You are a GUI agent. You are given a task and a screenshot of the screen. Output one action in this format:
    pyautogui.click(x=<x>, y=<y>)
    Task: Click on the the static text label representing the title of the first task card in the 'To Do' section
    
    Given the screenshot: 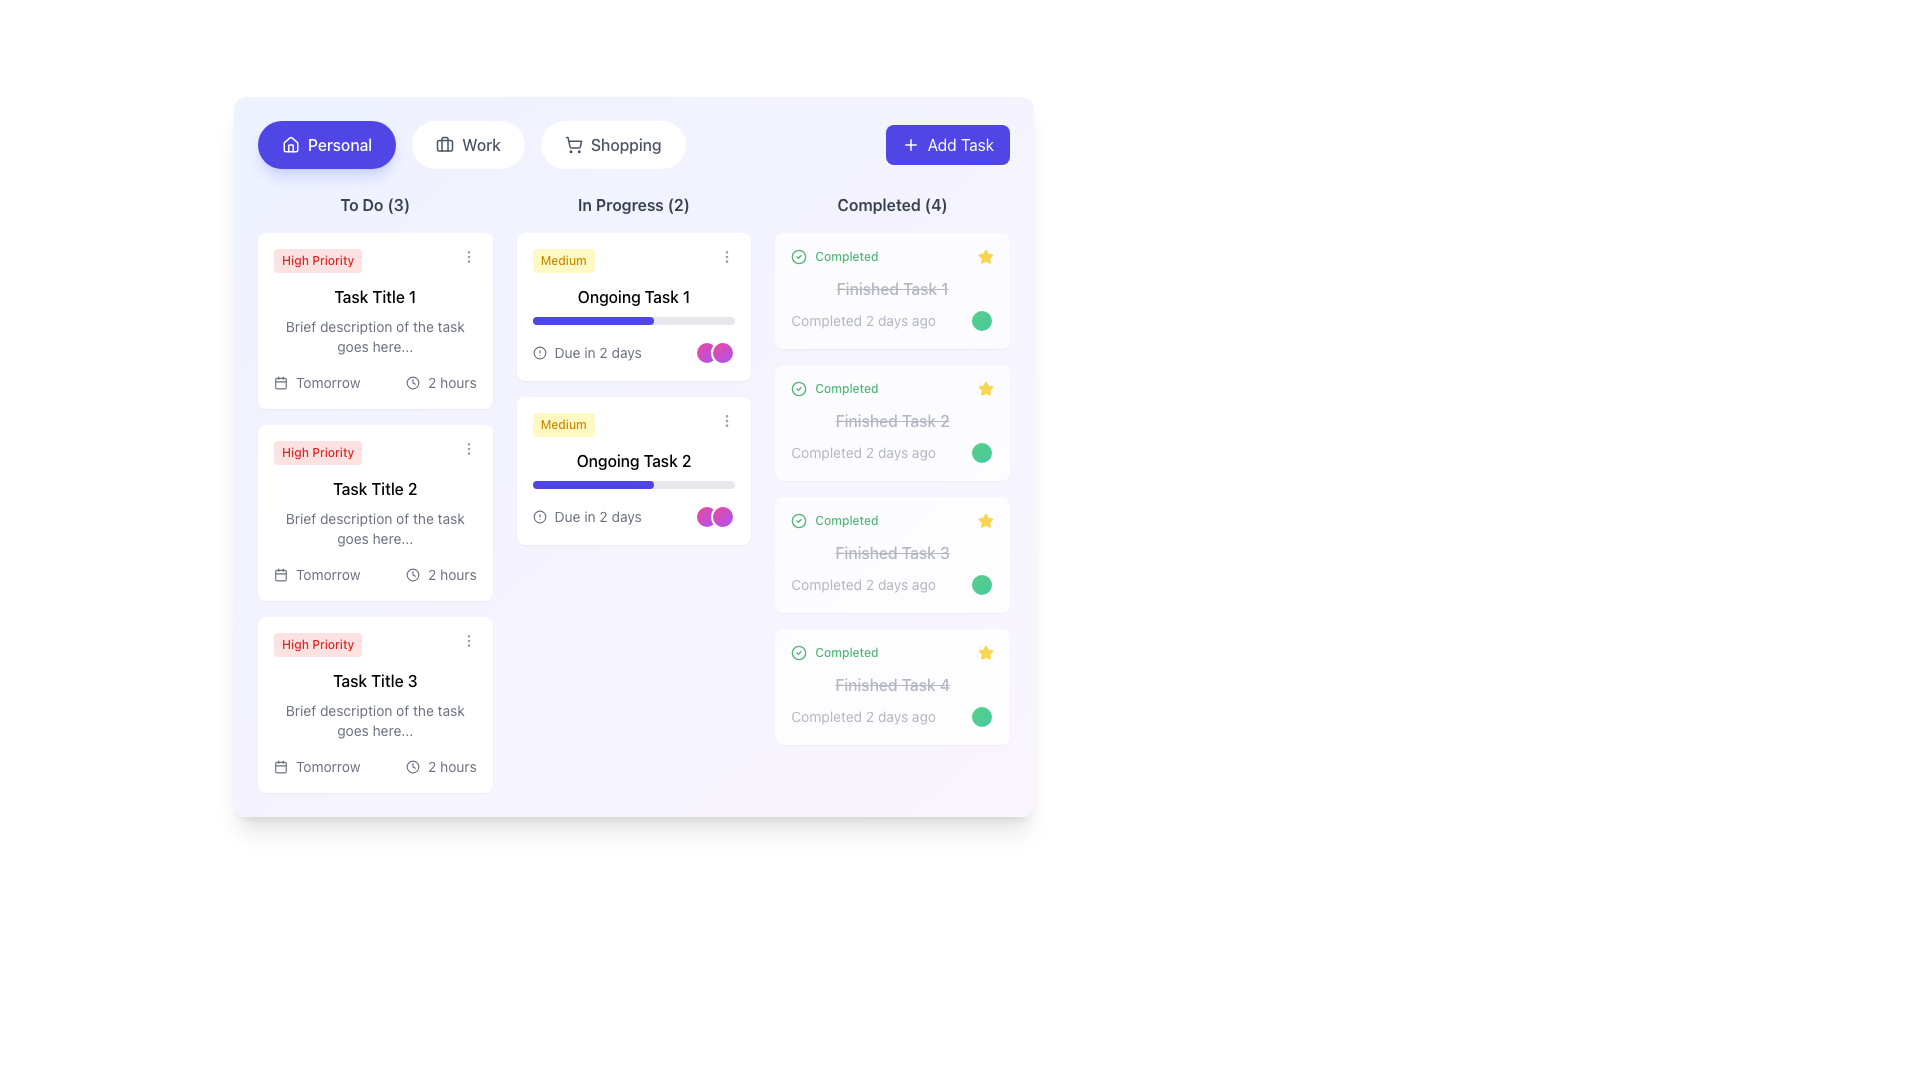 What is the action you would take?
    pyautogui.click(x=375, y=297)
    